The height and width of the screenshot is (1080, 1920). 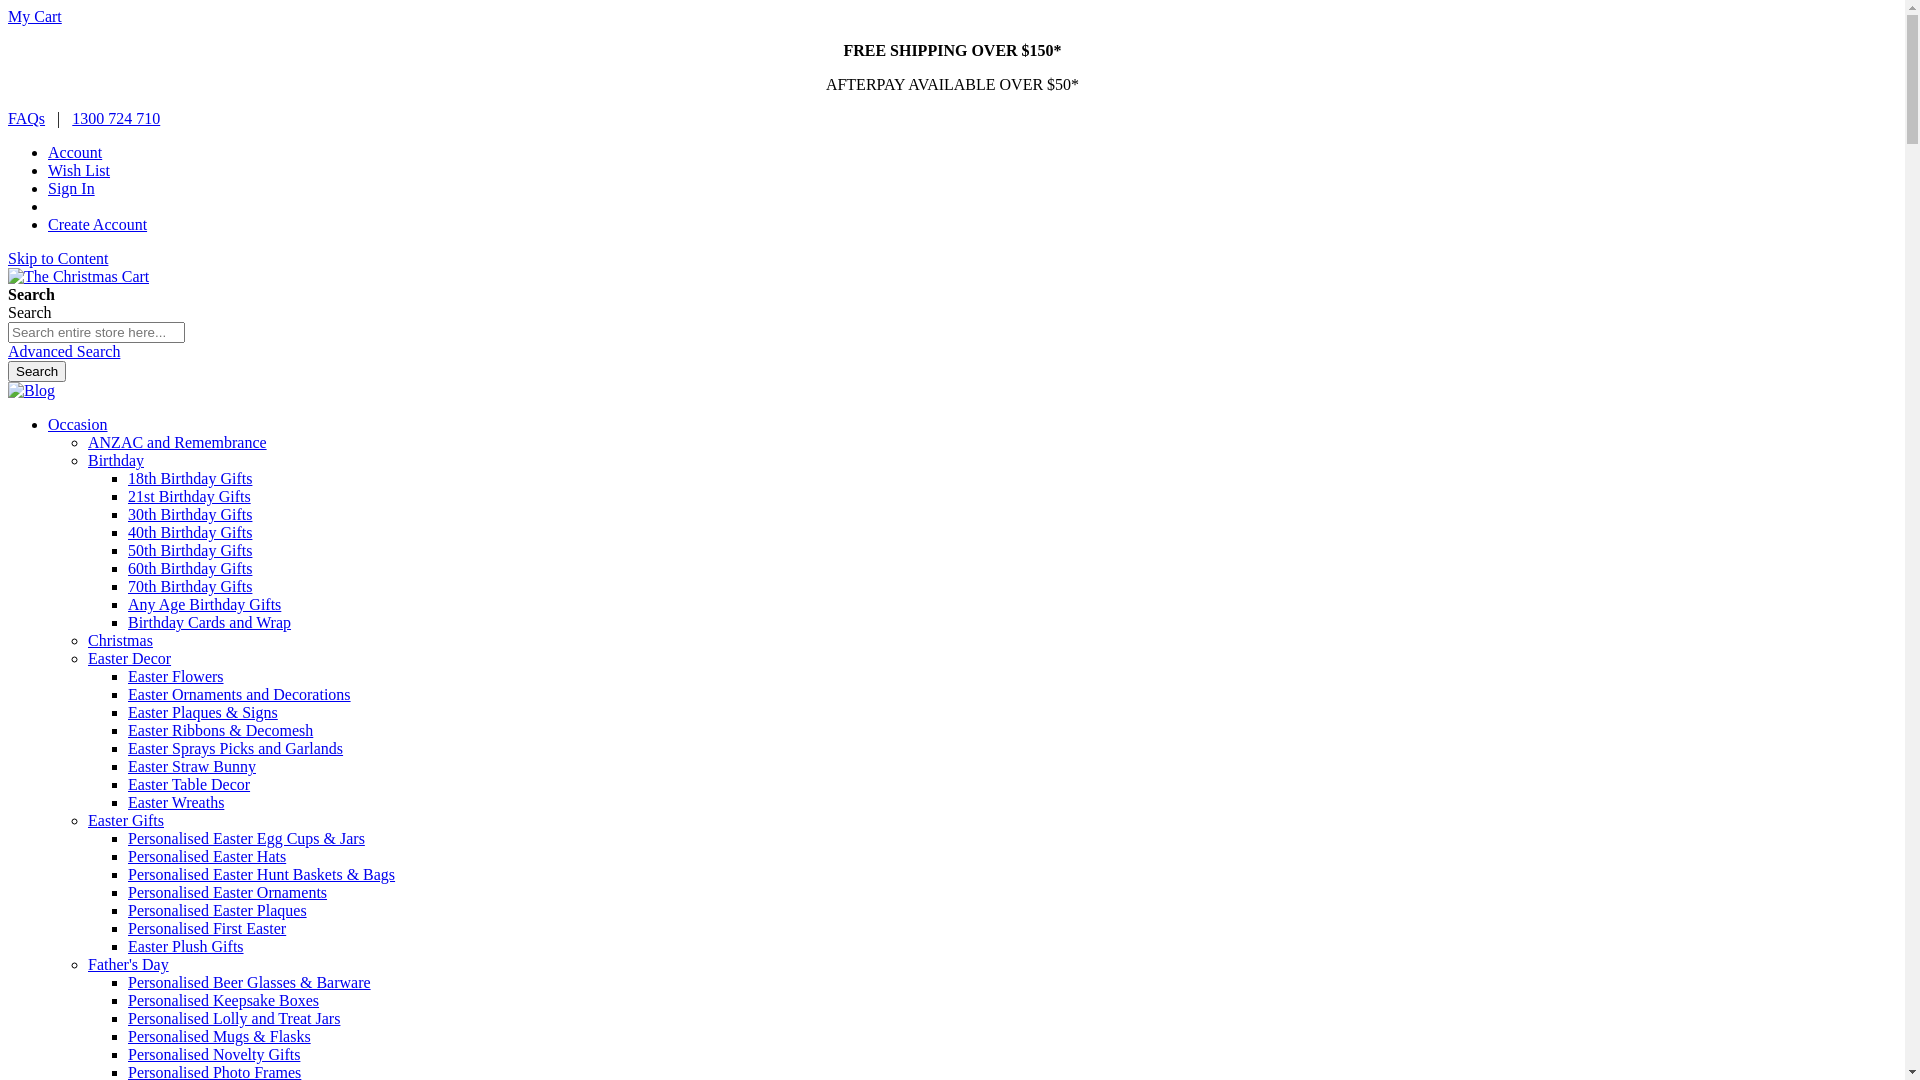 What do you see at coordinates (128, 658) in the screenshot?
I see `'Easter Decor'` at bounding box center [128, 658].